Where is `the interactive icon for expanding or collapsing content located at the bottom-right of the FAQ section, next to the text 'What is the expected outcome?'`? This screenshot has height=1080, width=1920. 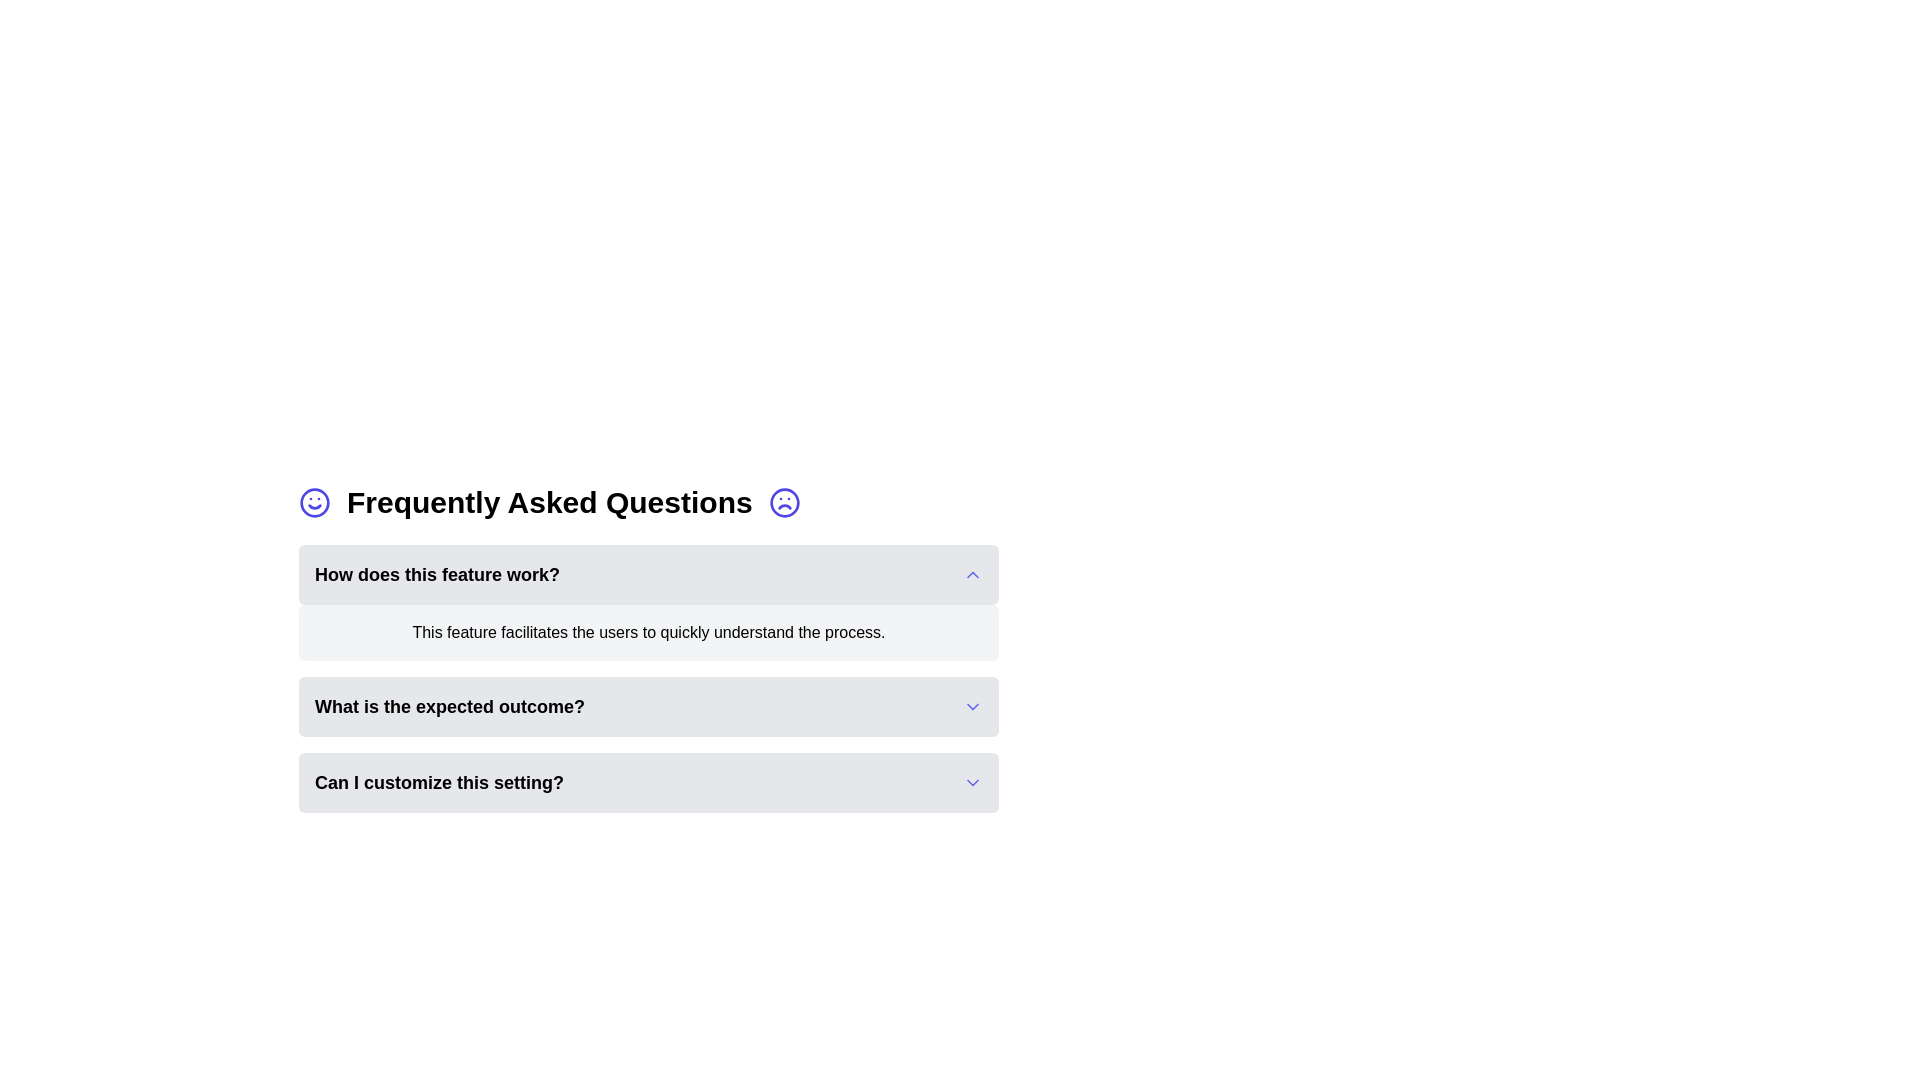 the interactive icon for expanding or collapsing content located at the bottom-right of the FAQ section, next to the text 'What is the expected outcome?' is located at coordinates (973, 705).